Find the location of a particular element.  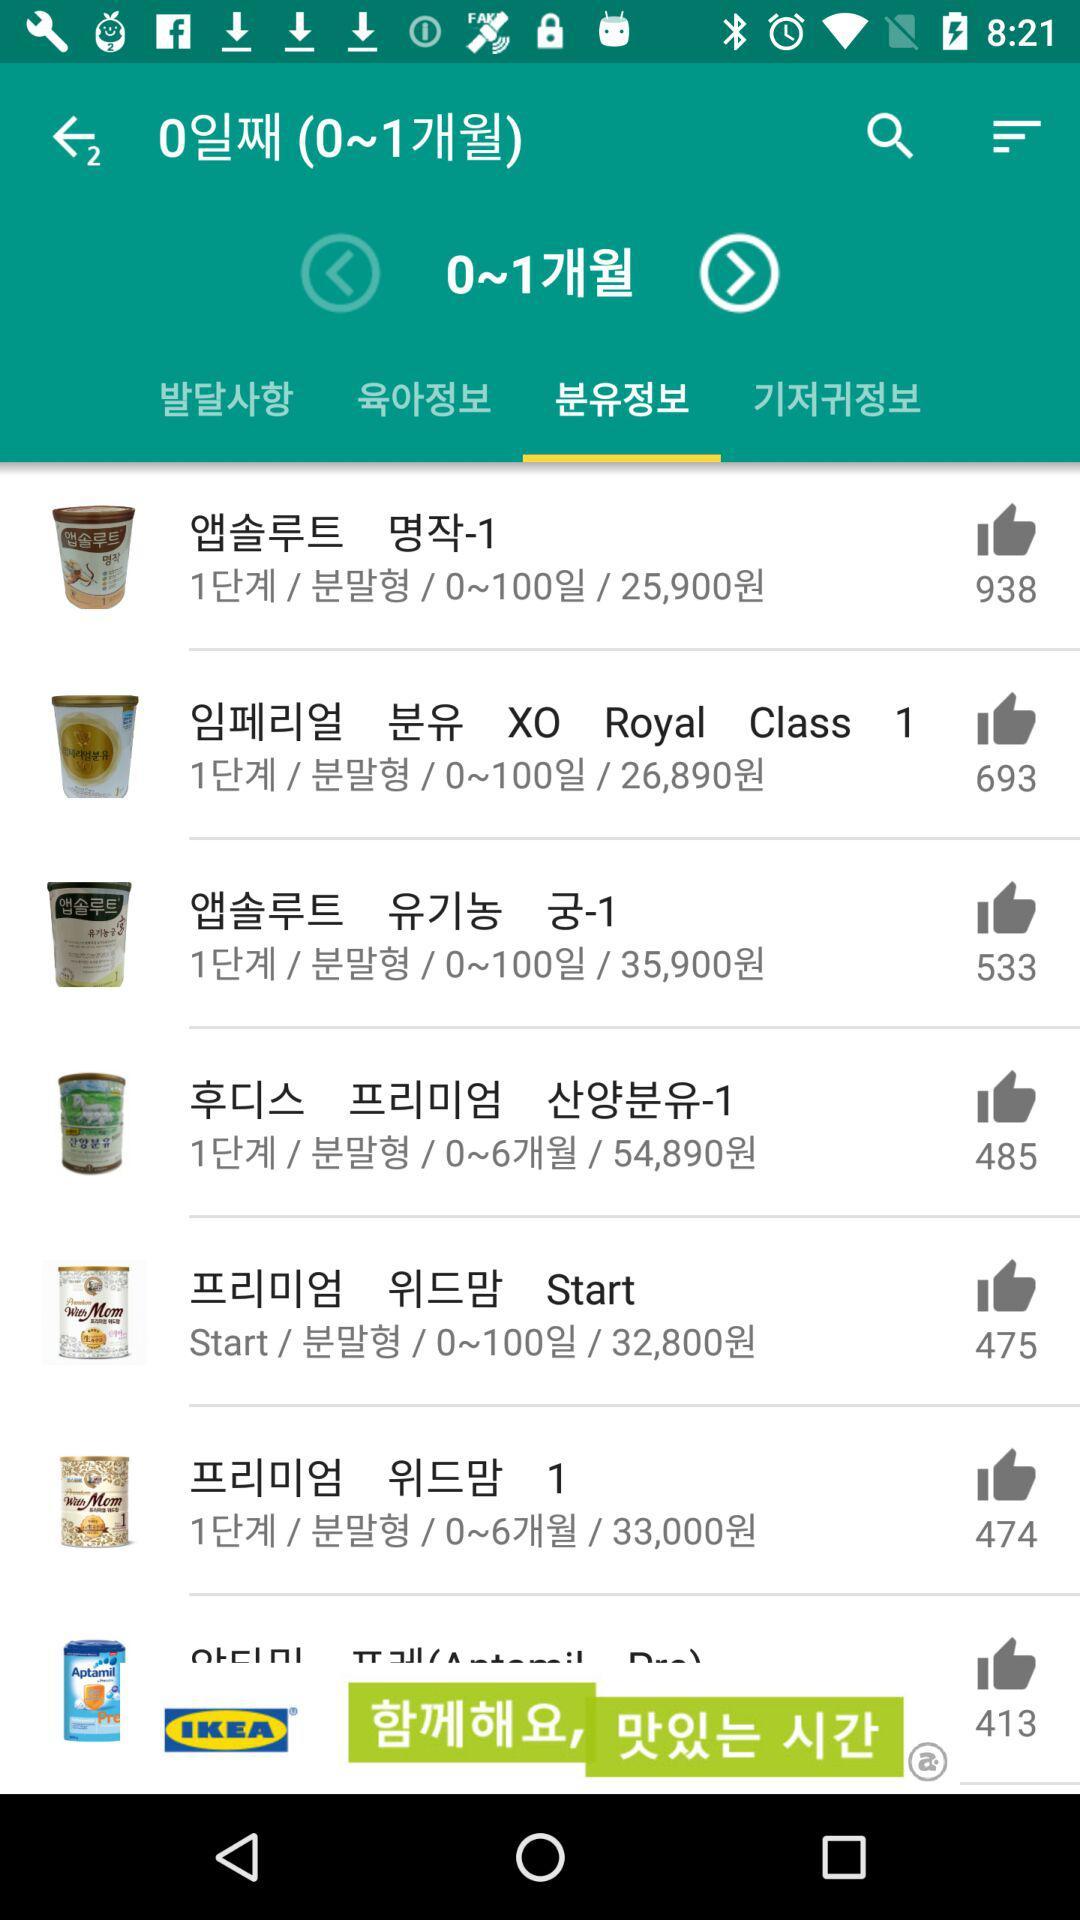

the arrow_backward icon is located at coordinates (339, 272).